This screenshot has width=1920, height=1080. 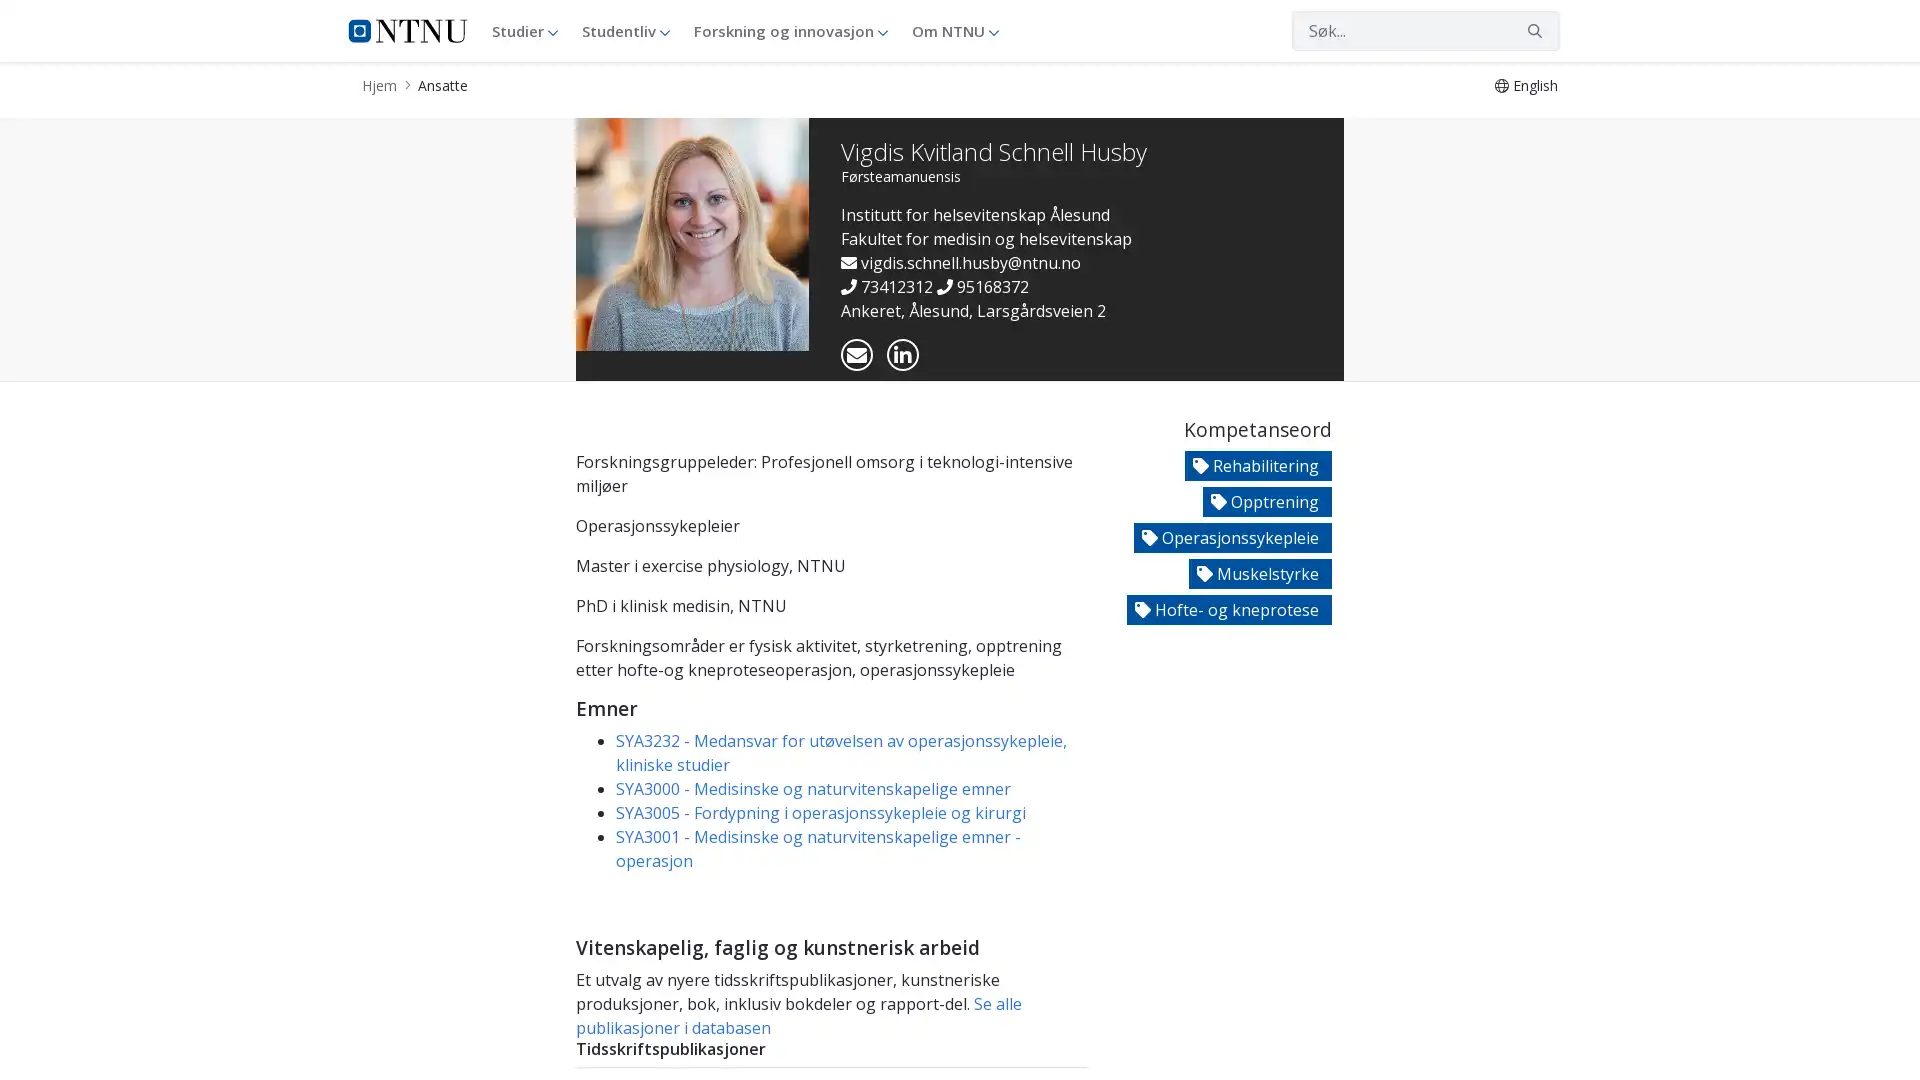 What do you see at coordinates (1534, 30) in the screenshot?
I see `Submit` at bounding box center [1534, 30].